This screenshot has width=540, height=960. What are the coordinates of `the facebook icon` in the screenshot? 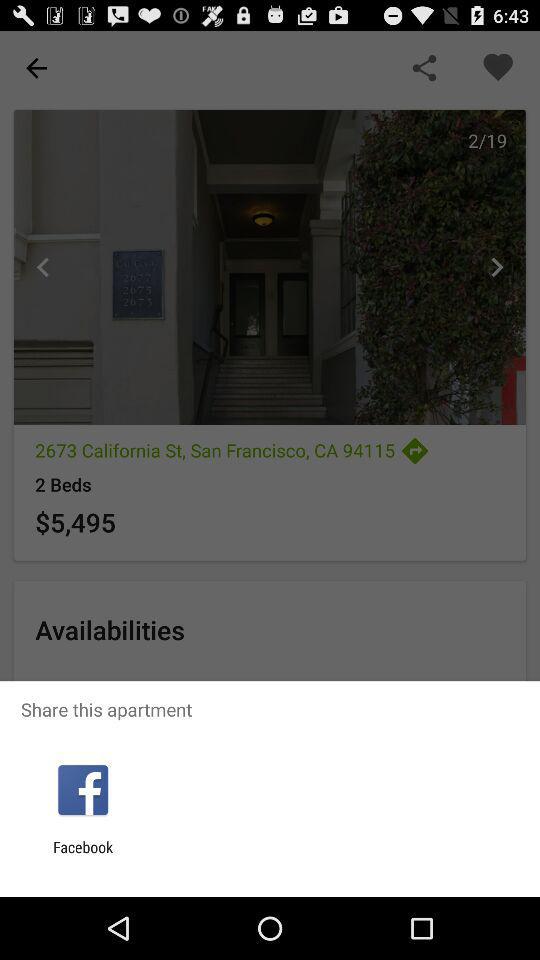 It's located at (82, 855).